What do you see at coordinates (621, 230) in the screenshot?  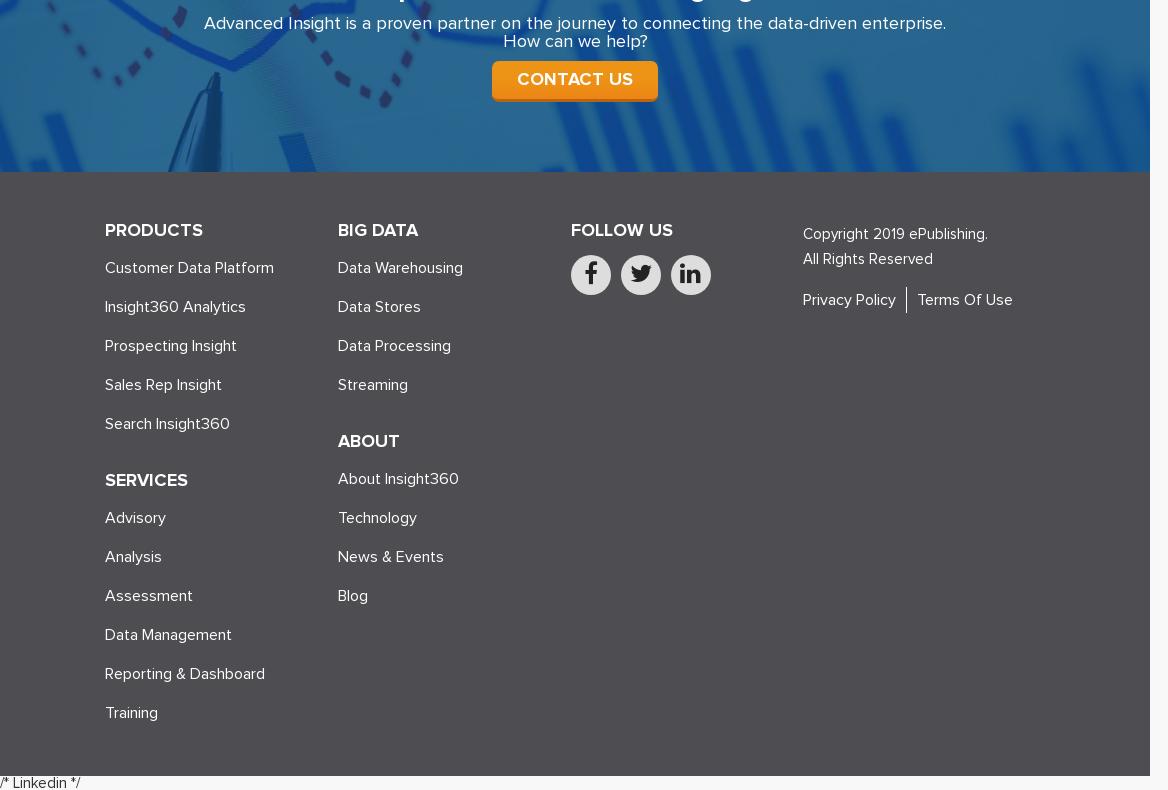 I see `'FOLLOW US'` at bounding box center [621, 230].